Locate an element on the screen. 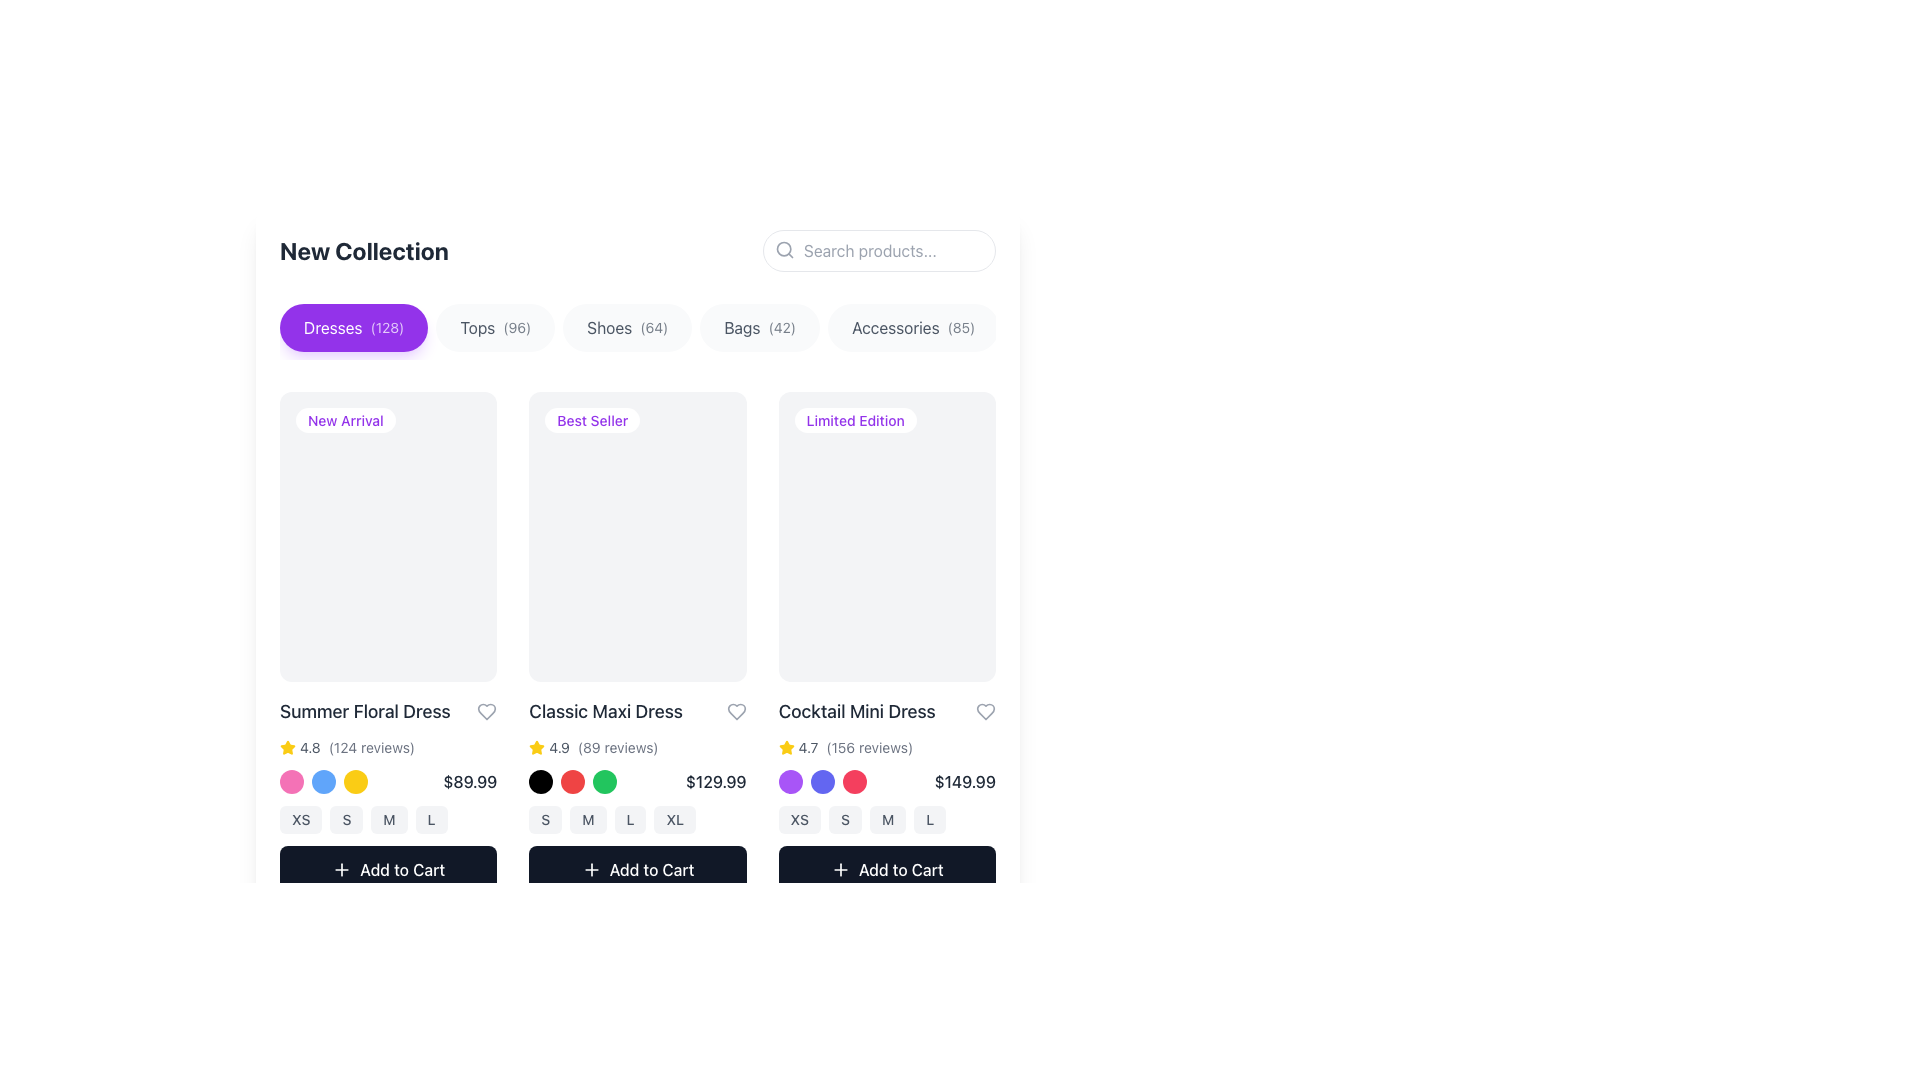  the Icon Button located to the right of the 'Classic Maxi Dress' product details is located at coordinates (735, 710).